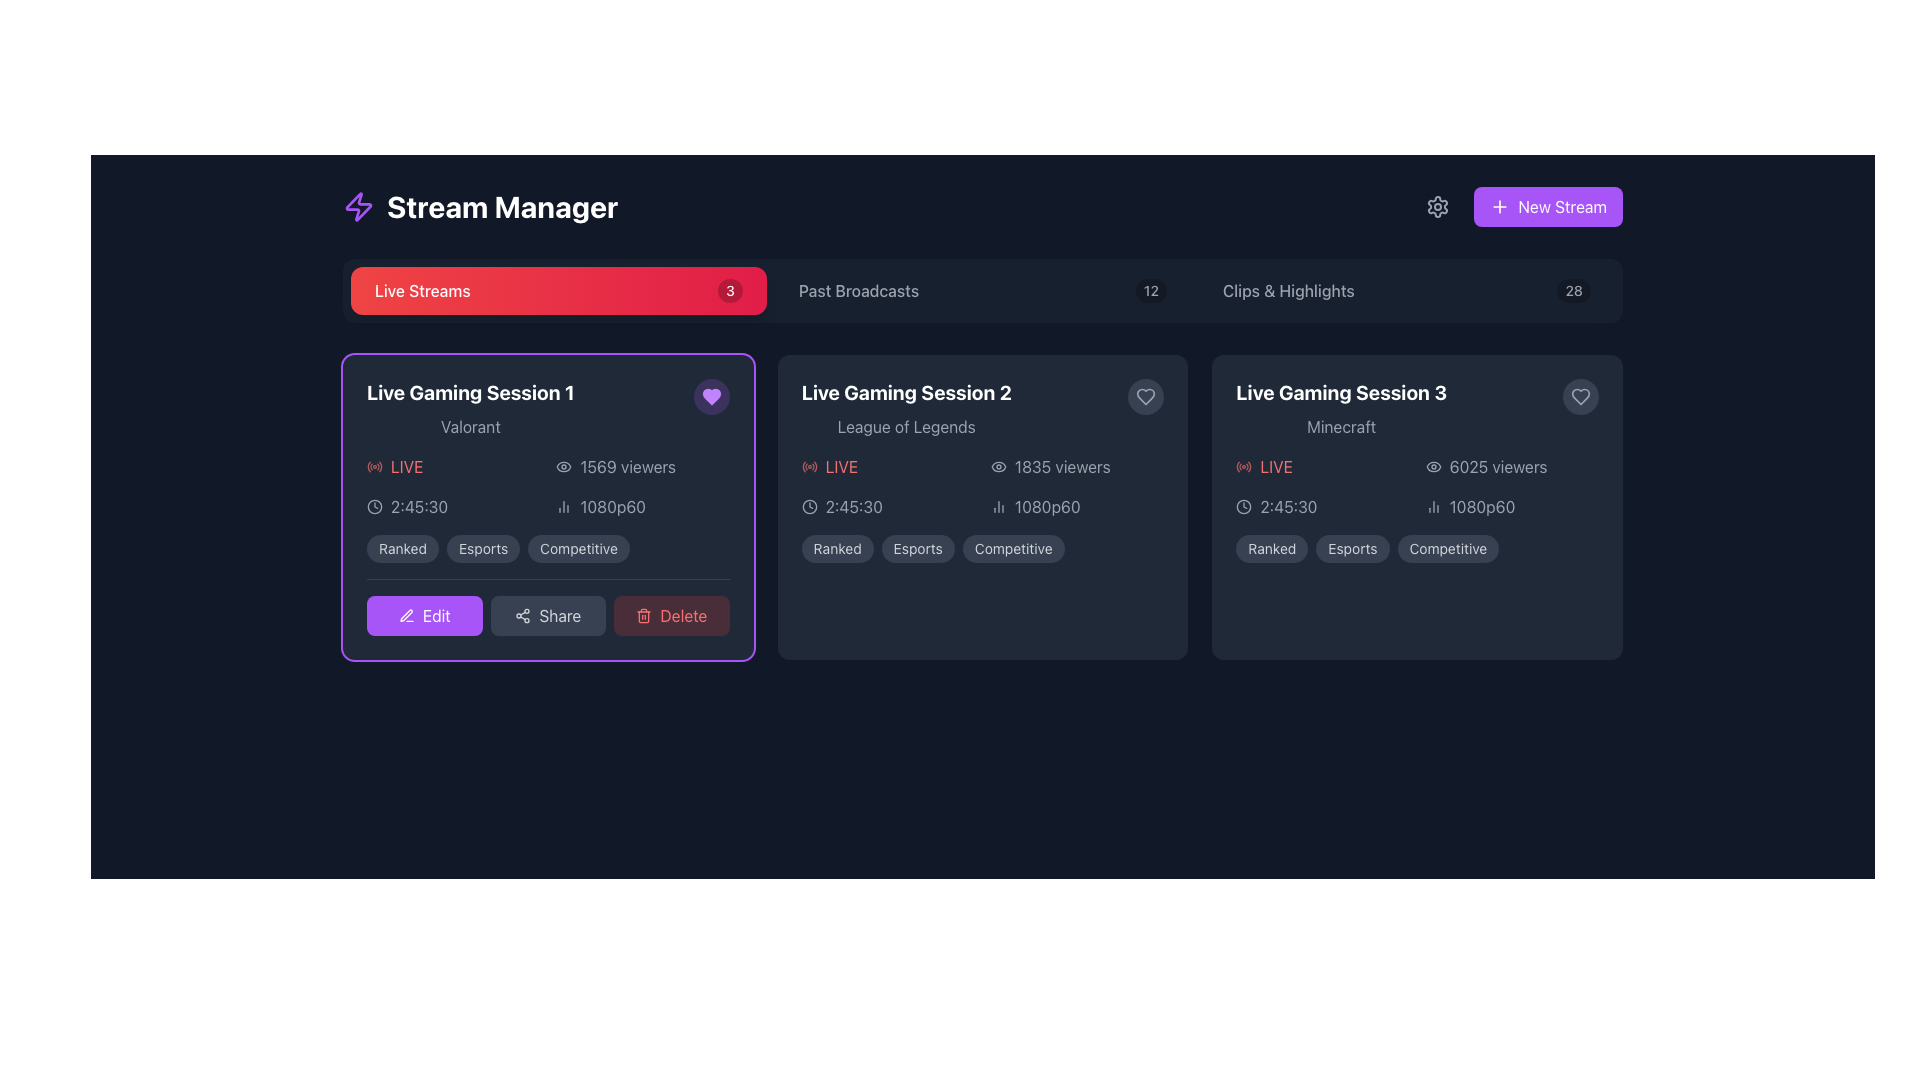 The image size is (1920, 1080). What do you see at coordinates (435, 615) in the screenshot?
I see `the 'Edit' label located at the bottom-left corner of the 'Live Gaming Session 1' card, which is the leftmost button in a group of action buttons adjacent to 'Share' and 'Delete'` at bounding box center [435, 615].